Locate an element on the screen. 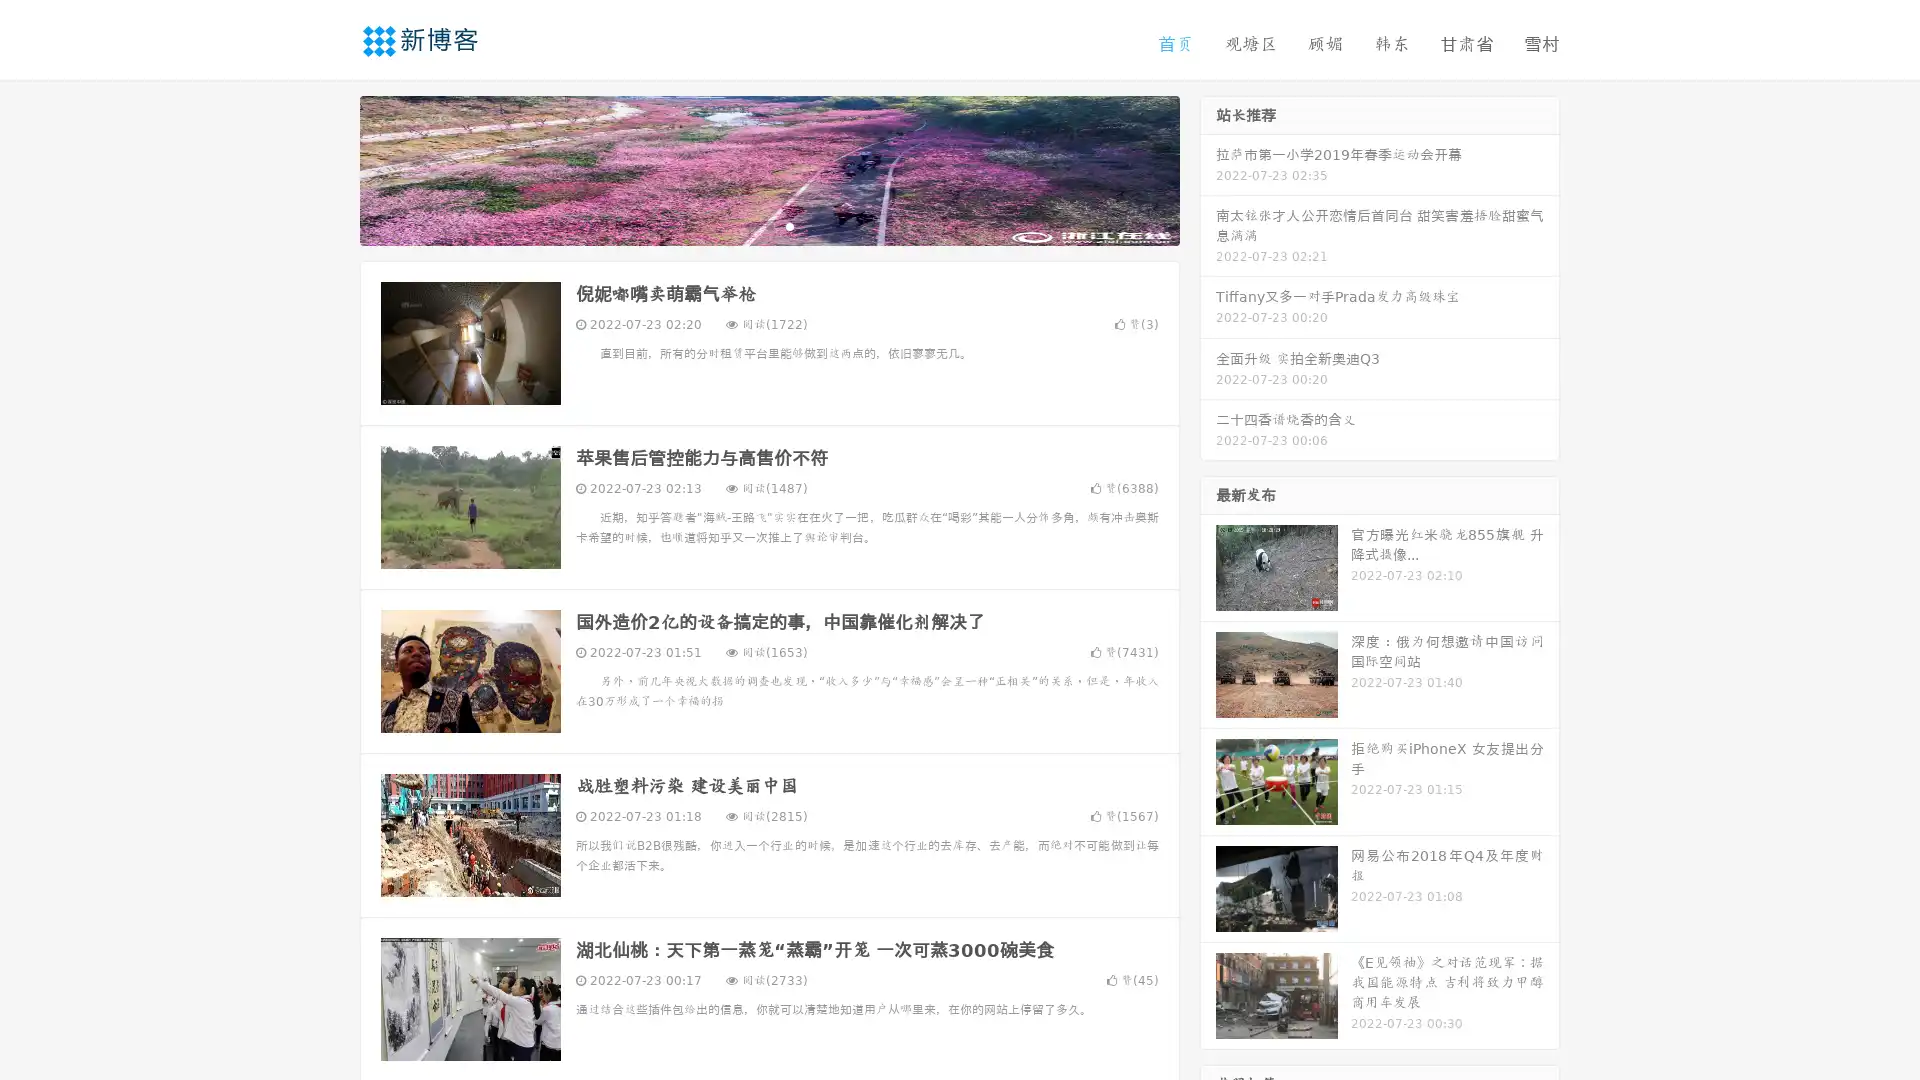 The width and height of the screenshot is (1920, 1080). Go to slide 2 is located at coordinates (768, 225).